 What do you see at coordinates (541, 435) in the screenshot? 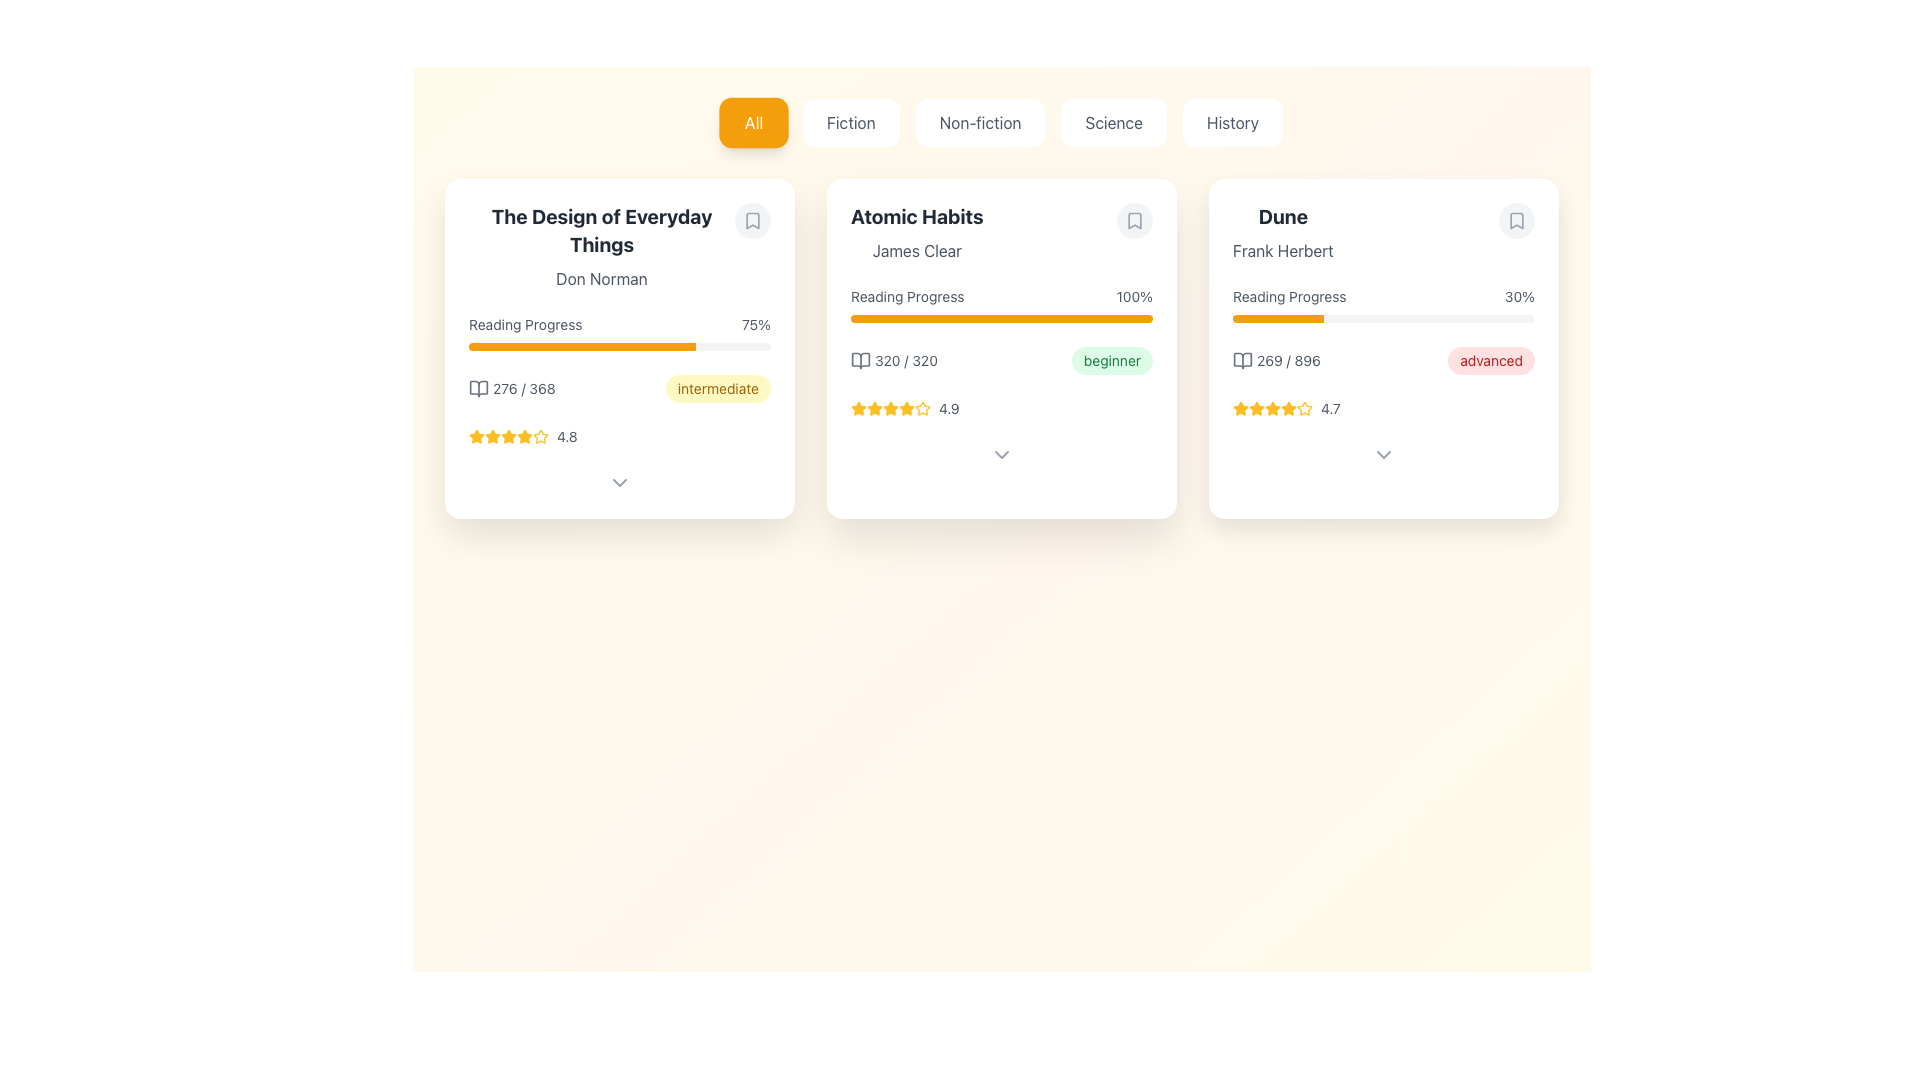
I see `the star icon representing the rating for 'The Design of Everyday Things' in the first card of the interface` at bounding box center [541, 435].